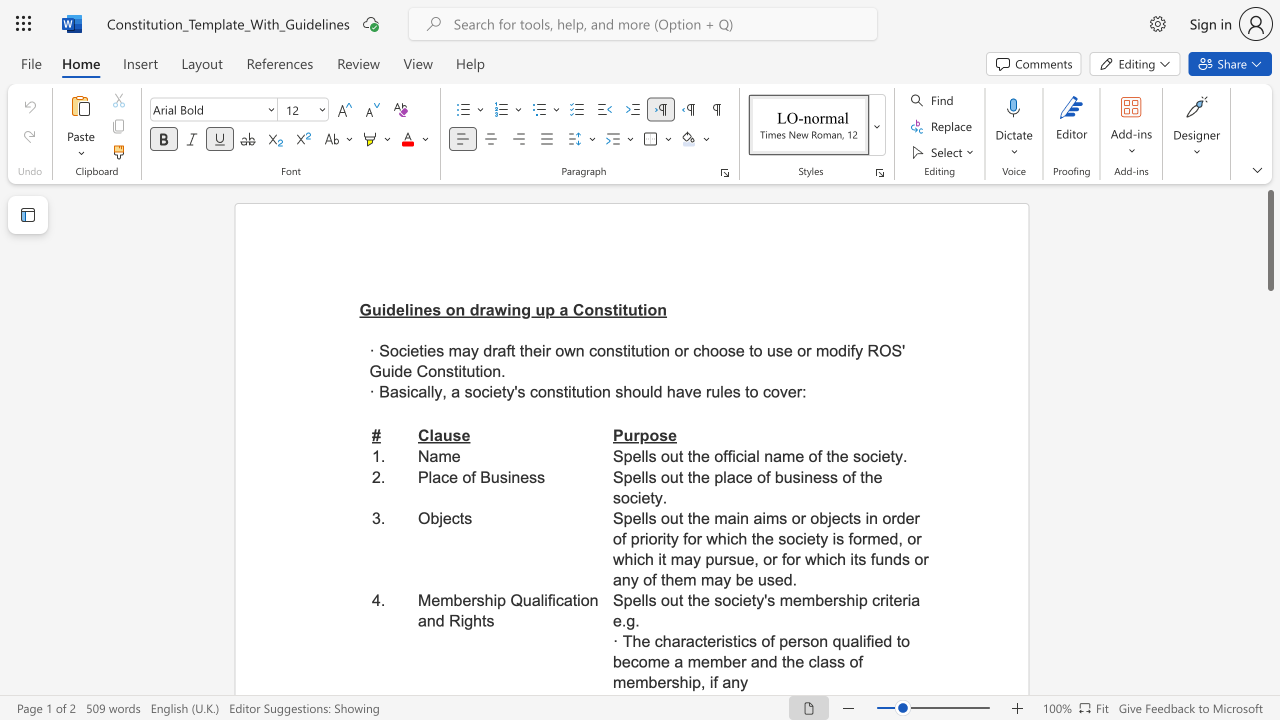 The height and width of the screenshot is (720, 1280). Describe the element at coordinates (1269, 498) in the screenshot. I see `the scrollbar to scroll the page down` at that location.